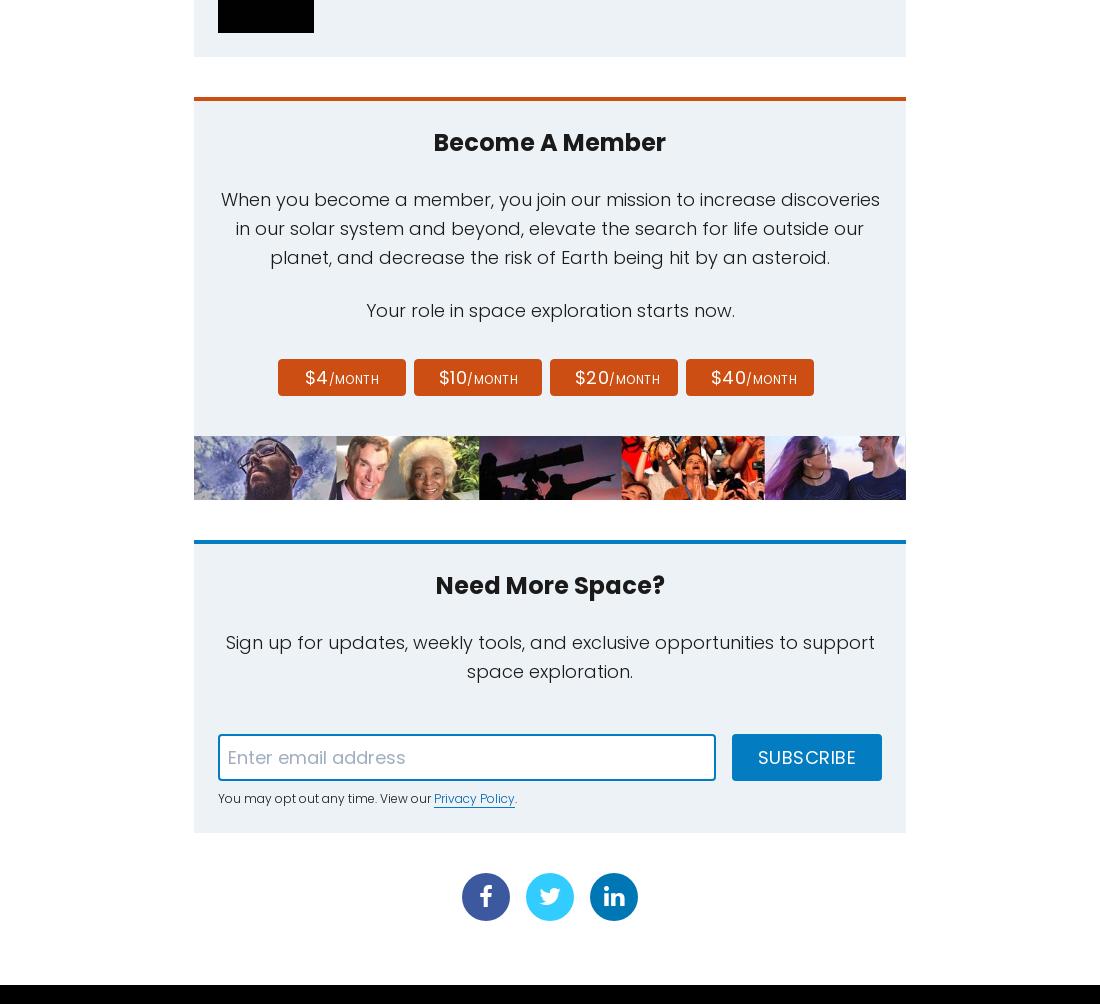  What do you see at coordinates (451, 376) in the screenshot?
I see `'$10'` at bounding box center [451, 376].